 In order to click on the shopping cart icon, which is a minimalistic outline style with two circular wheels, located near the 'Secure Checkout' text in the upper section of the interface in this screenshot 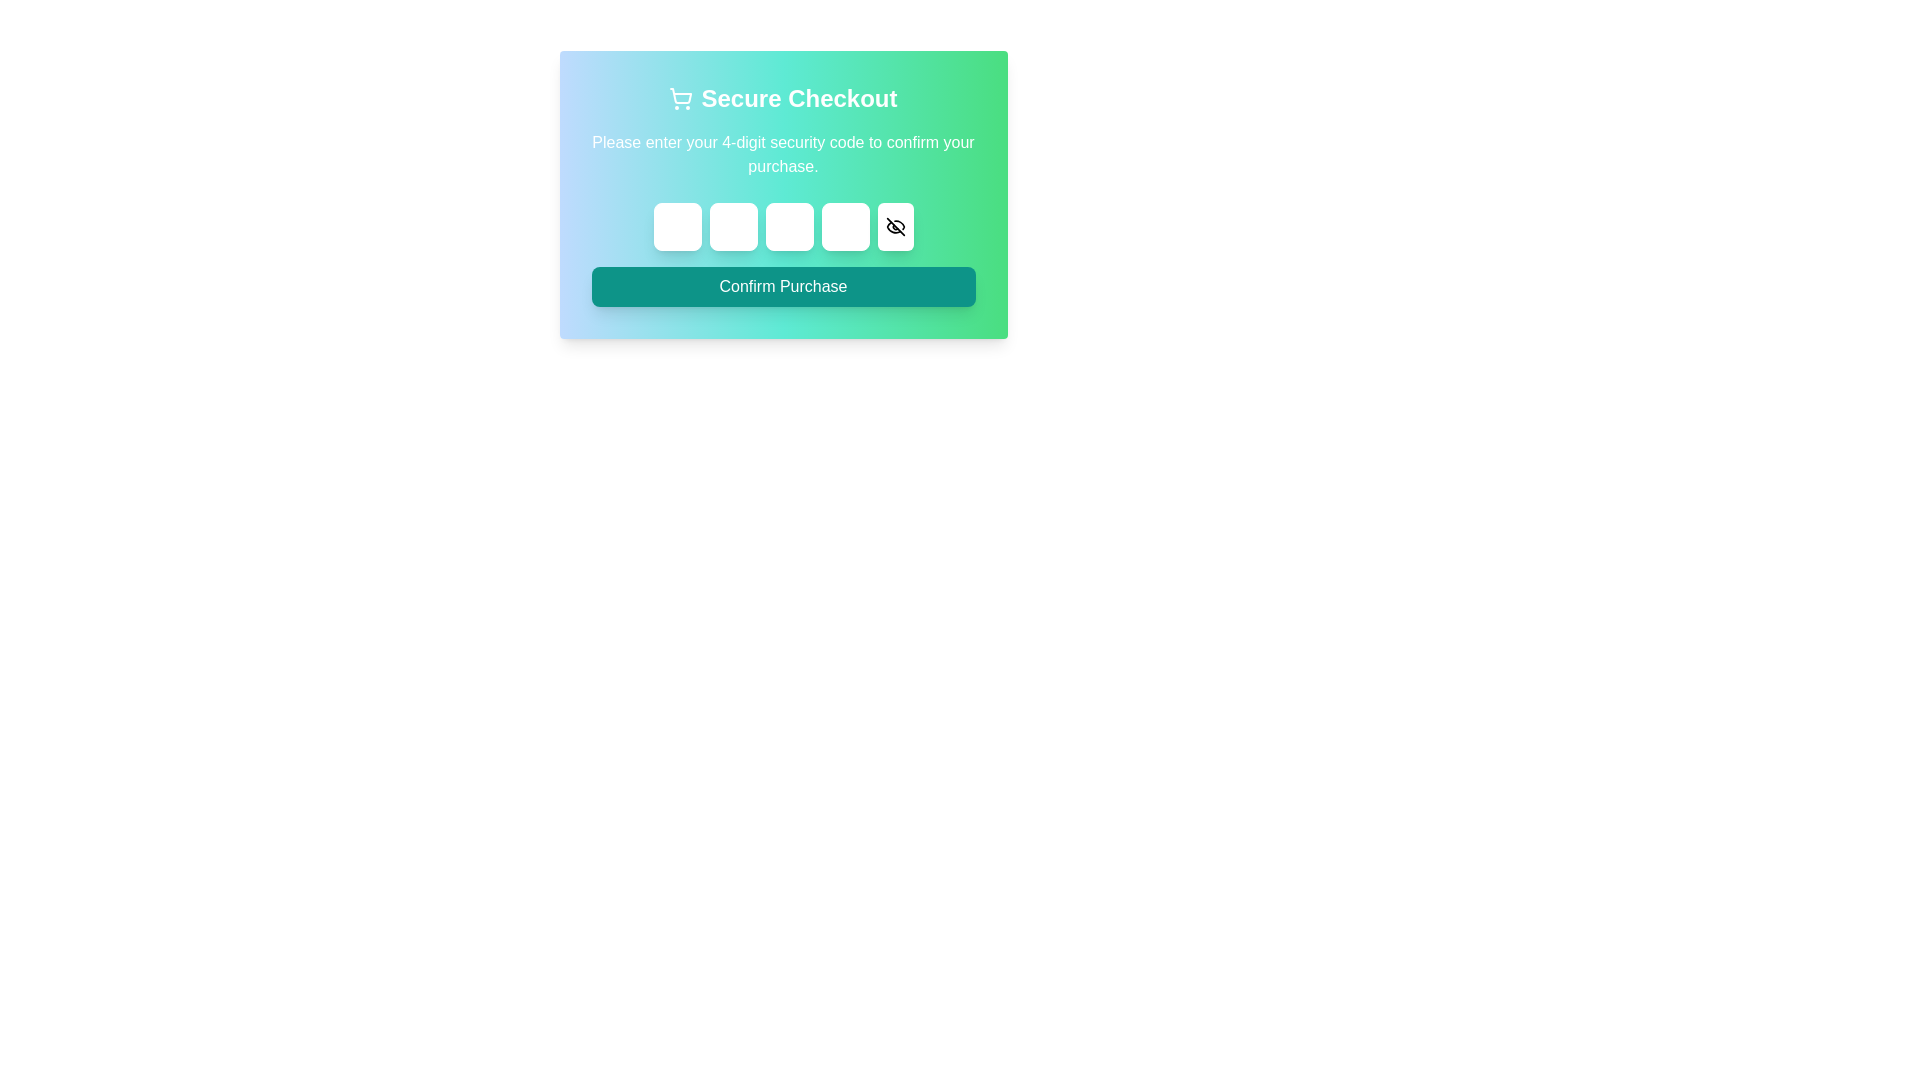, I will do `click(681, 99)`.